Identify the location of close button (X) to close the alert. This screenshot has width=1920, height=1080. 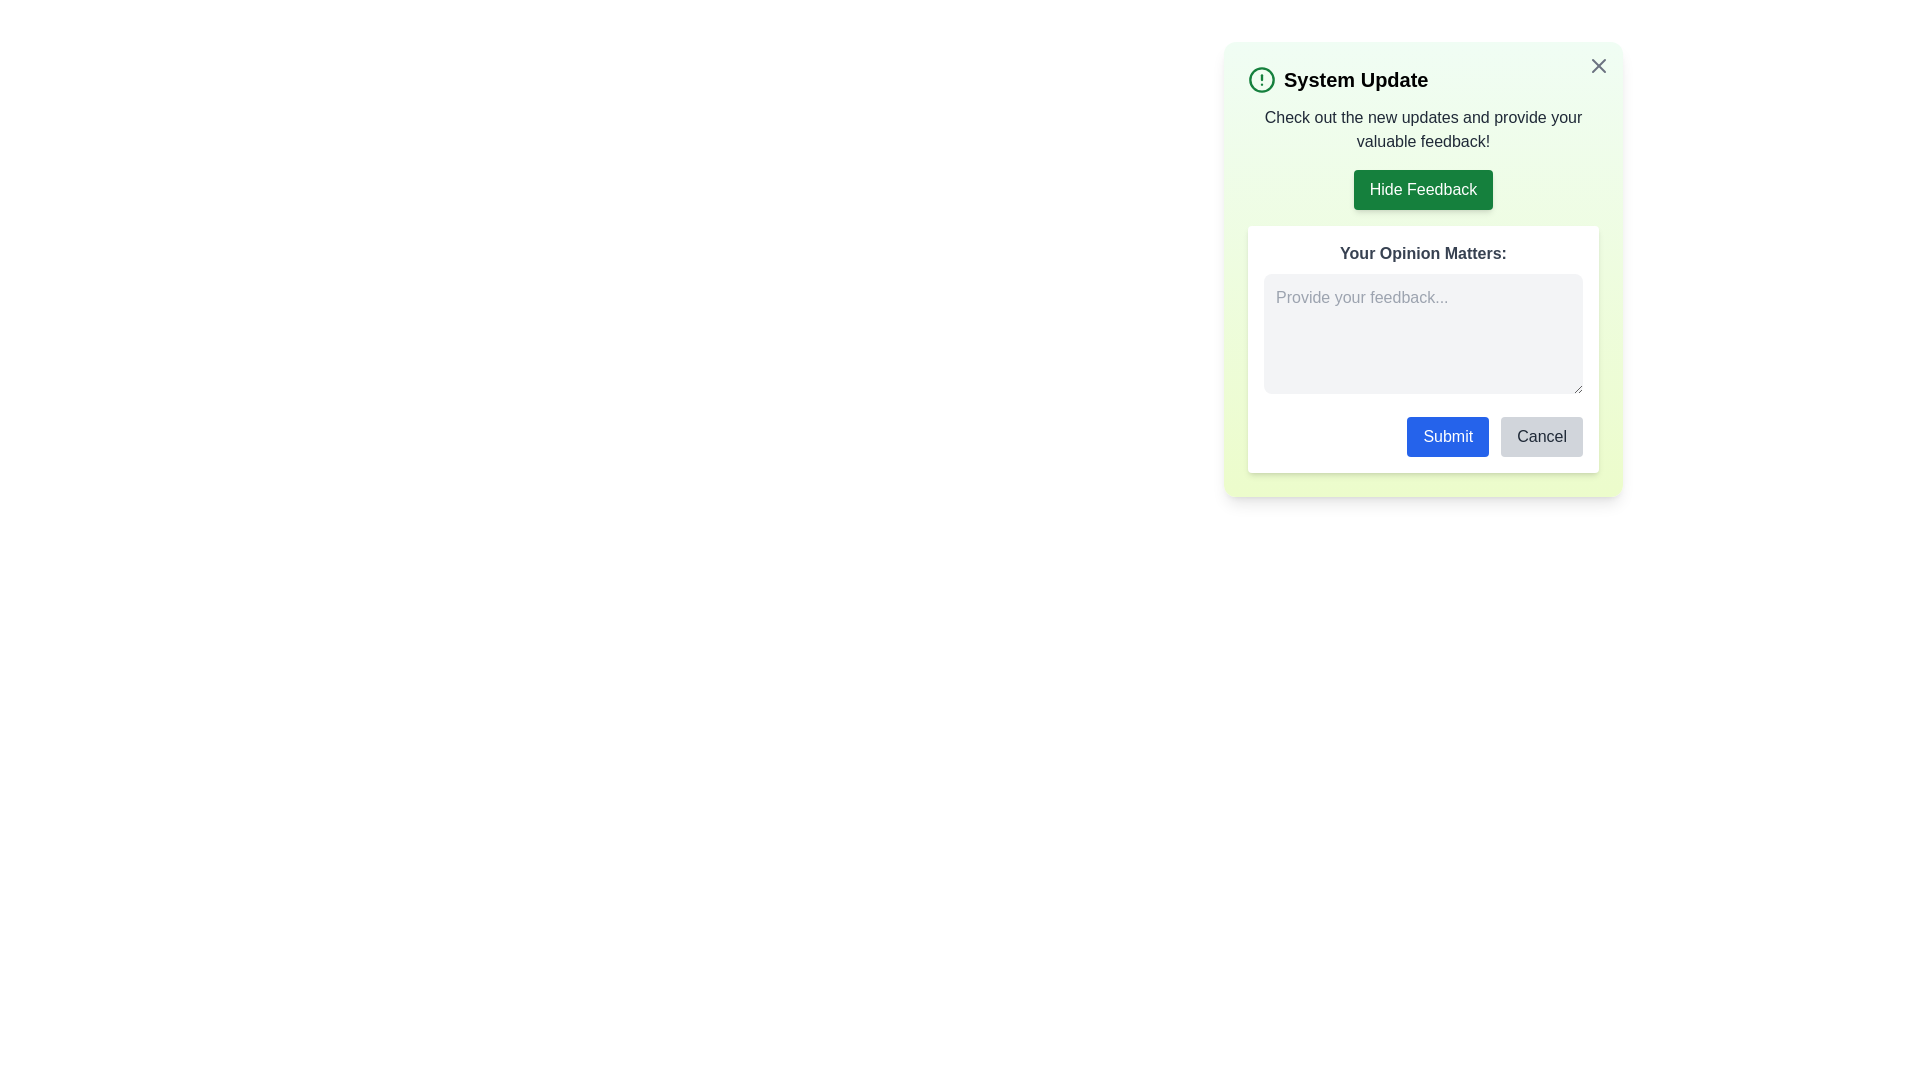
(1597, 64).